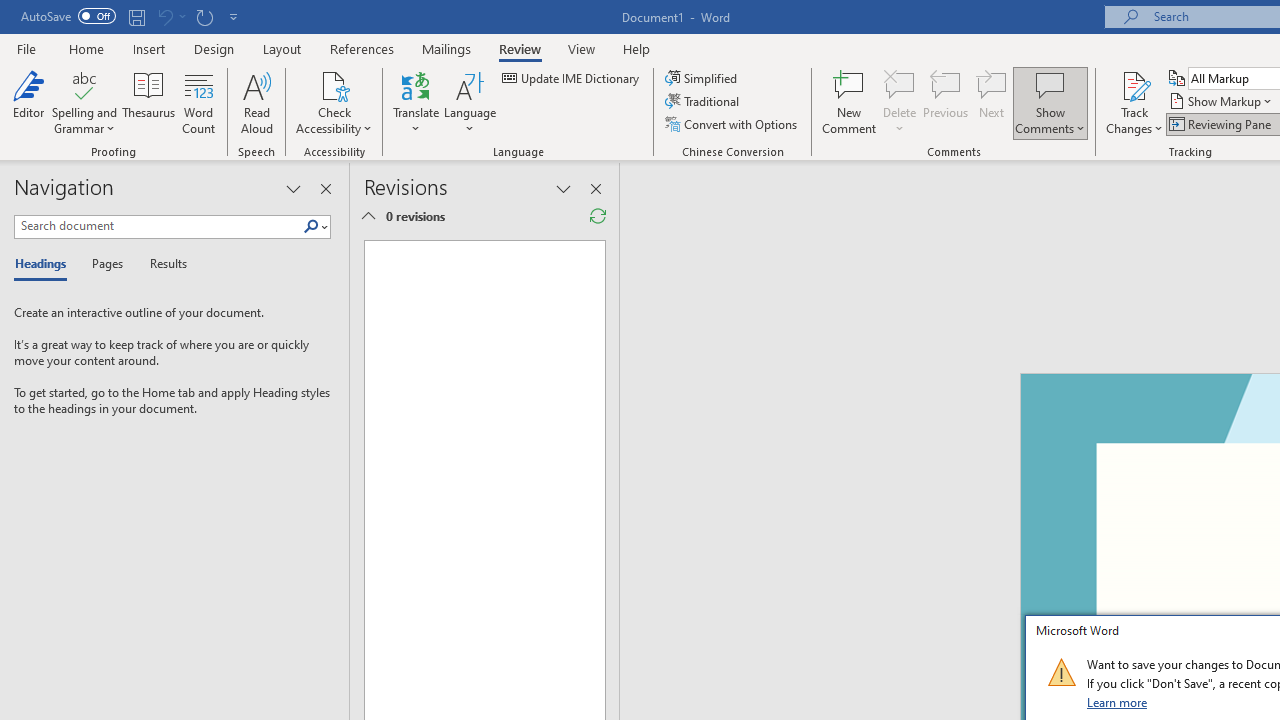  I want to click on 'Update IME Dictionary...', so click(571, 77).